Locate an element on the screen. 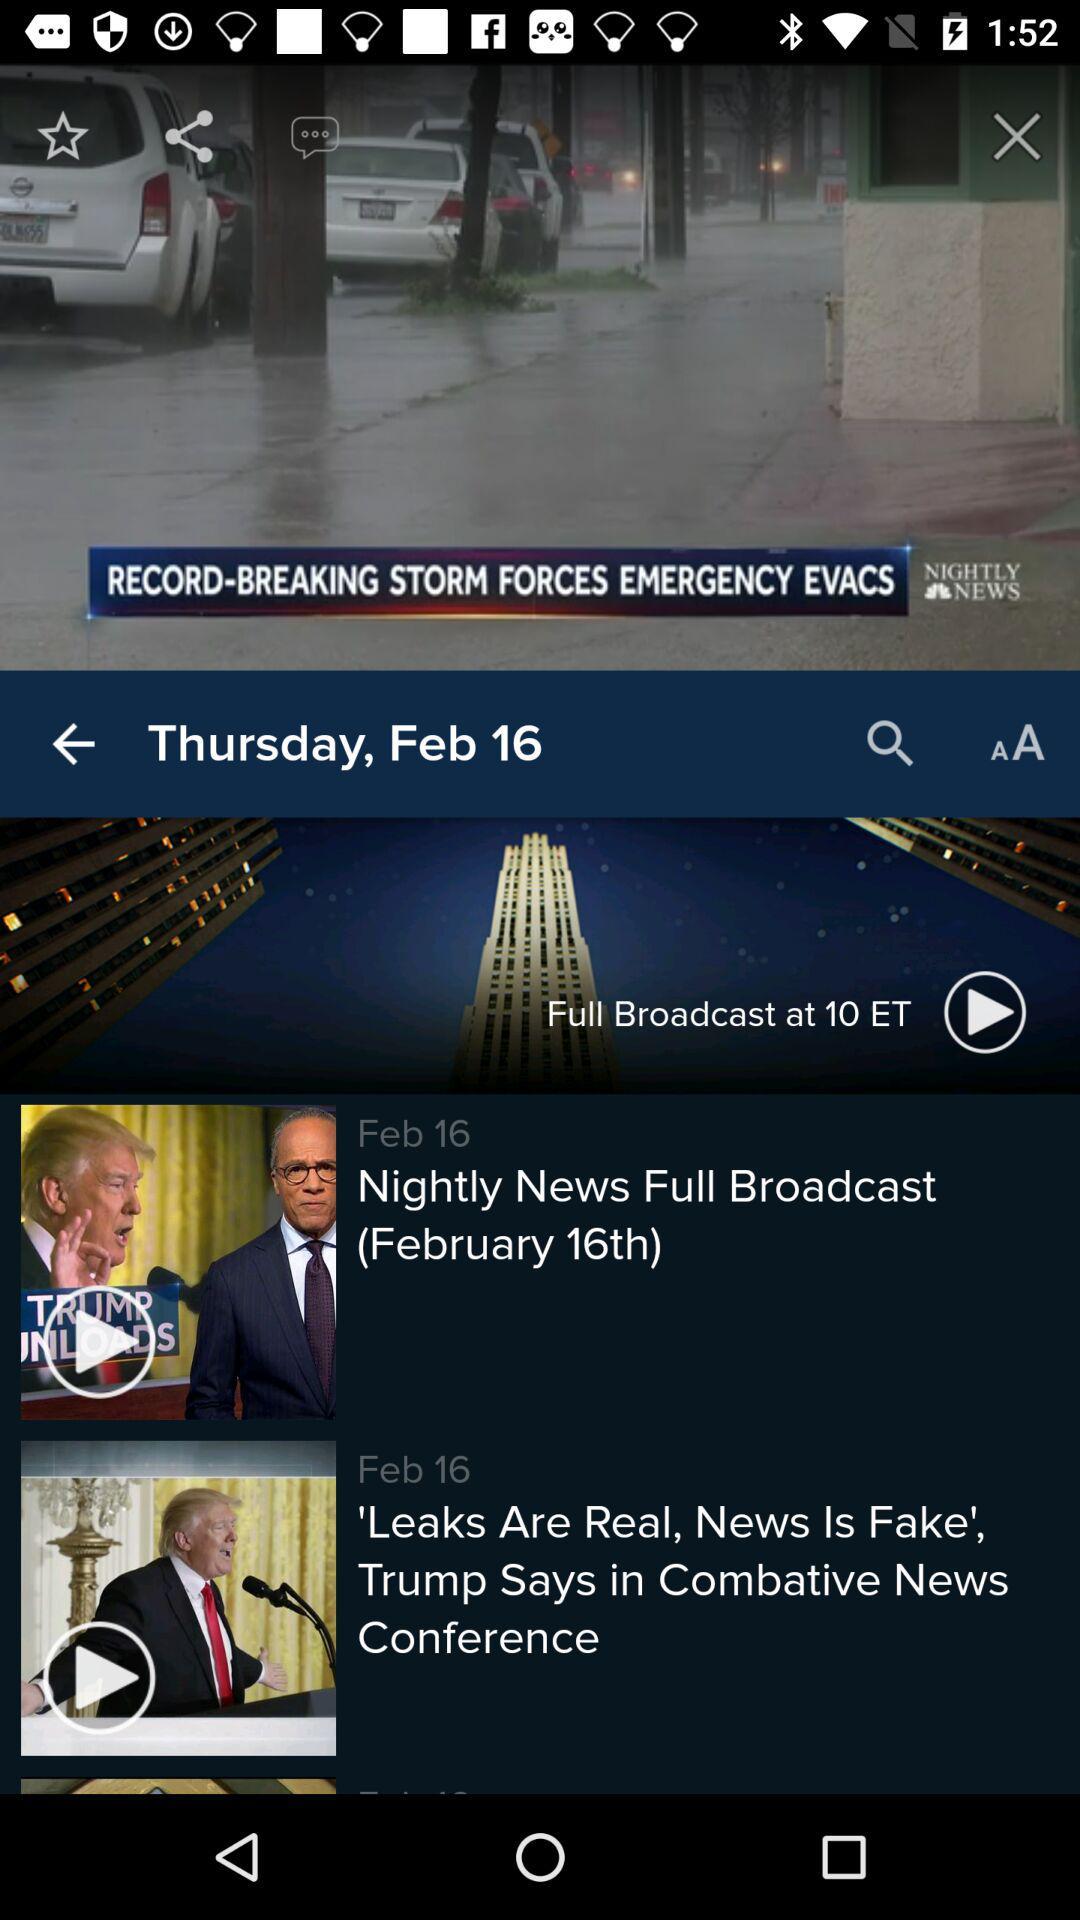  page is located at coordinates (61, 135).